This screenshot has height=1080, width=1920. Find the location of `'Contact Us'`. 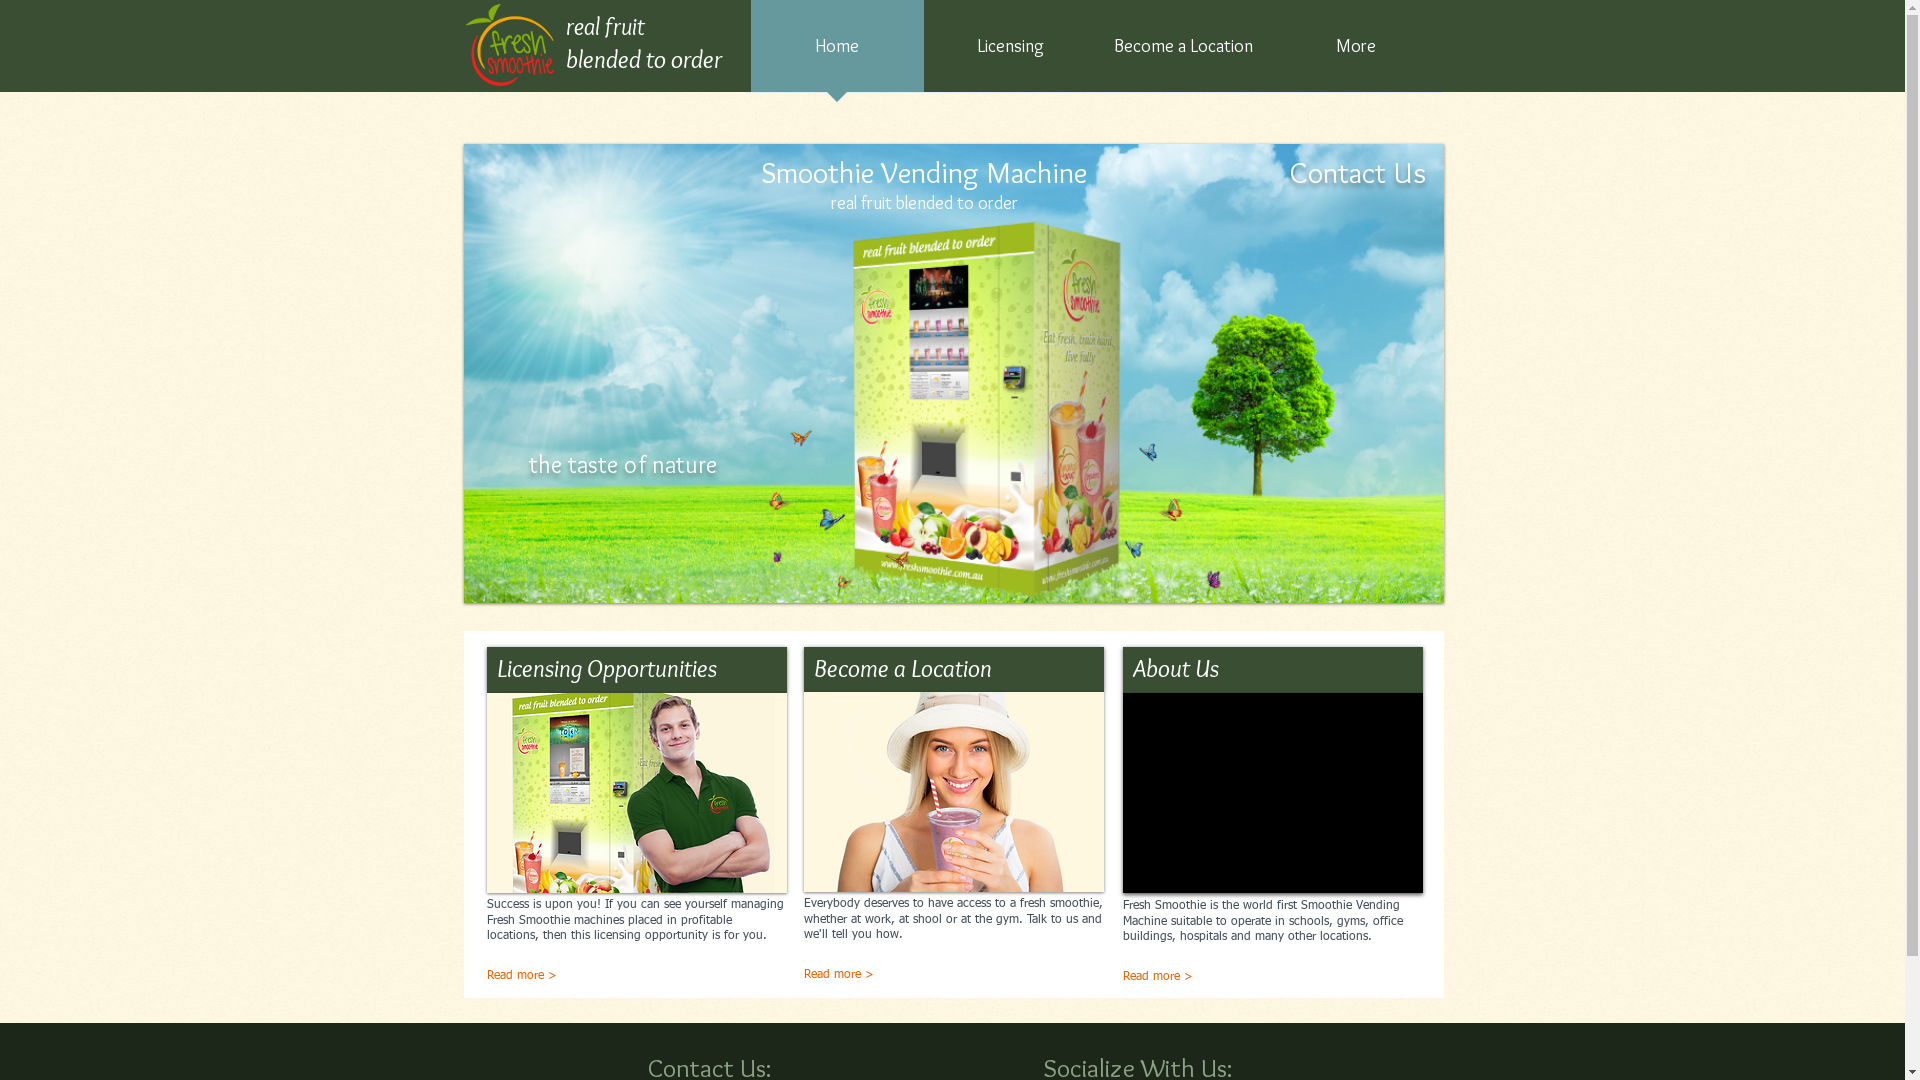

'Contact Us' is located at coordinates (1358, 171).